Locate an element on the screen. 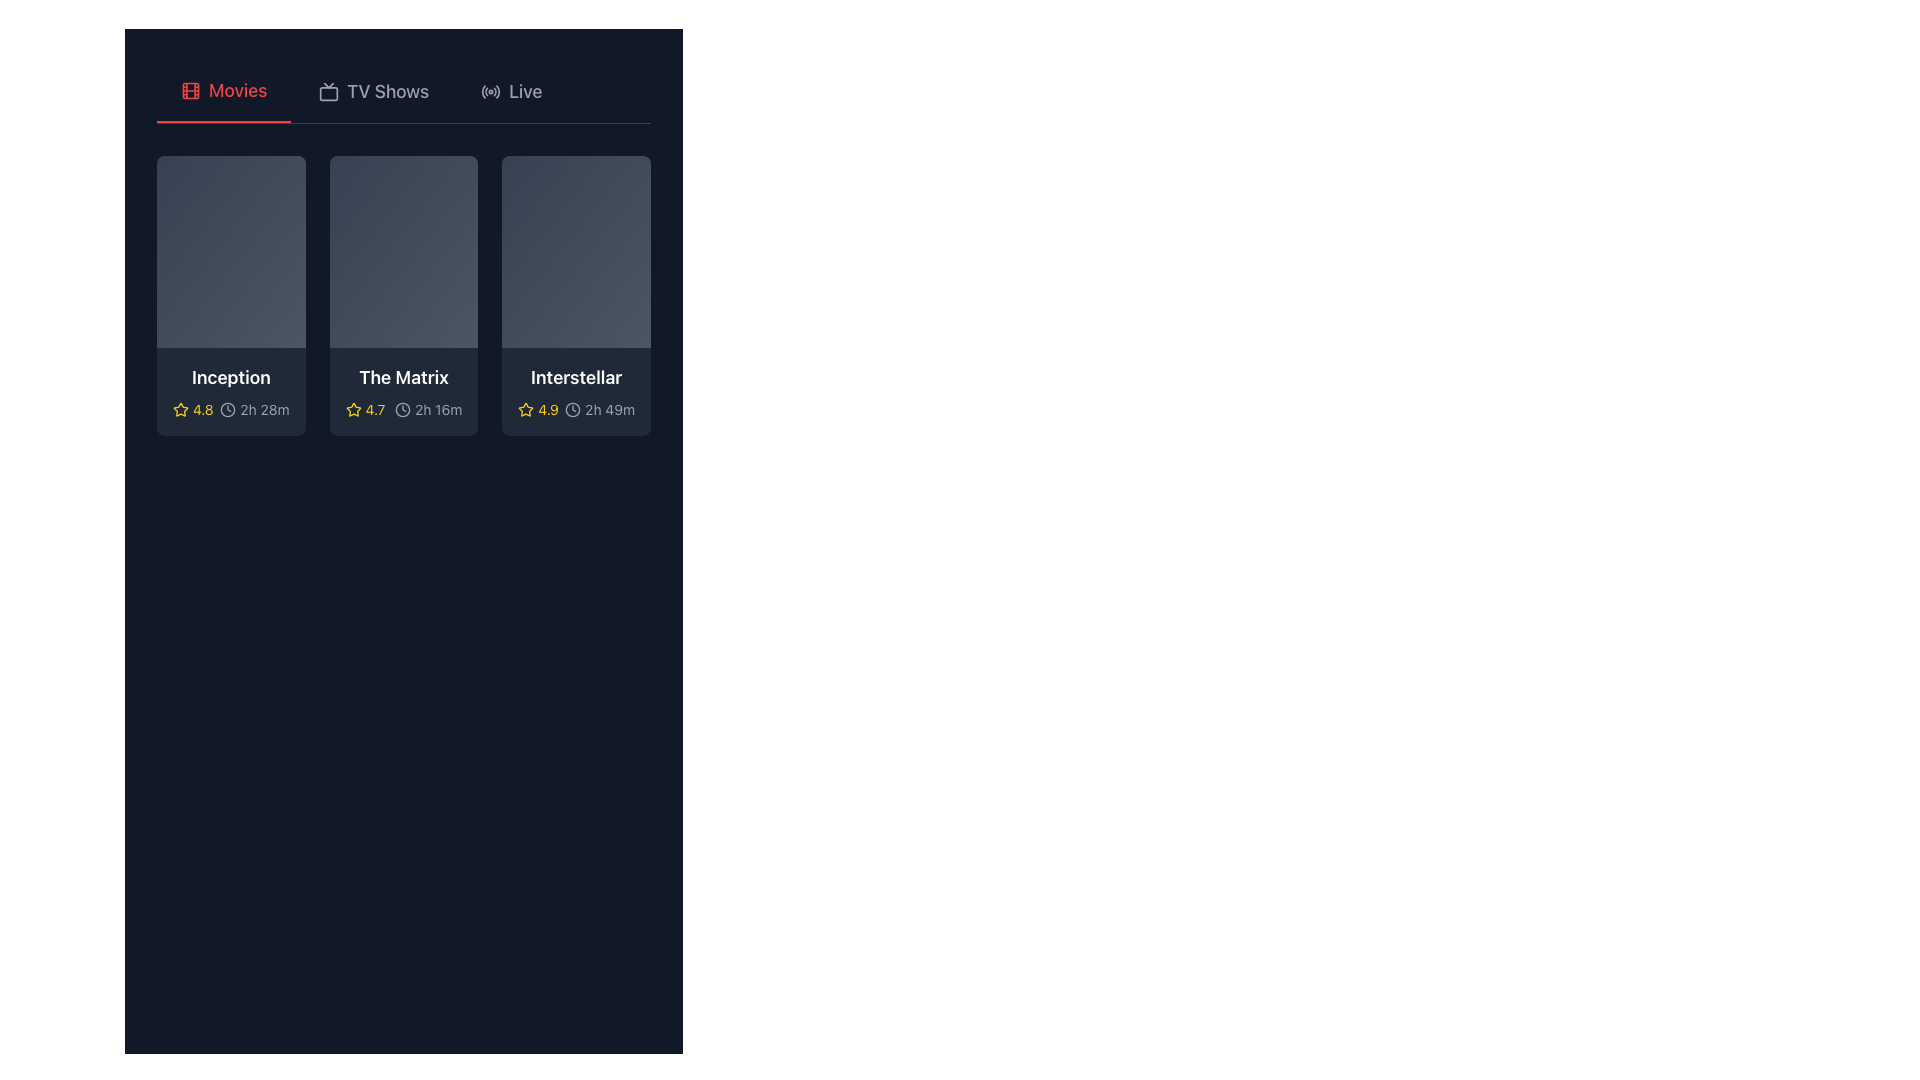  the star rating icon representing a rating of '4.9' for the movie 'Interstellar', located in the rightmost position of the horizontal list of movie cards is located at coordinates (526, 408).